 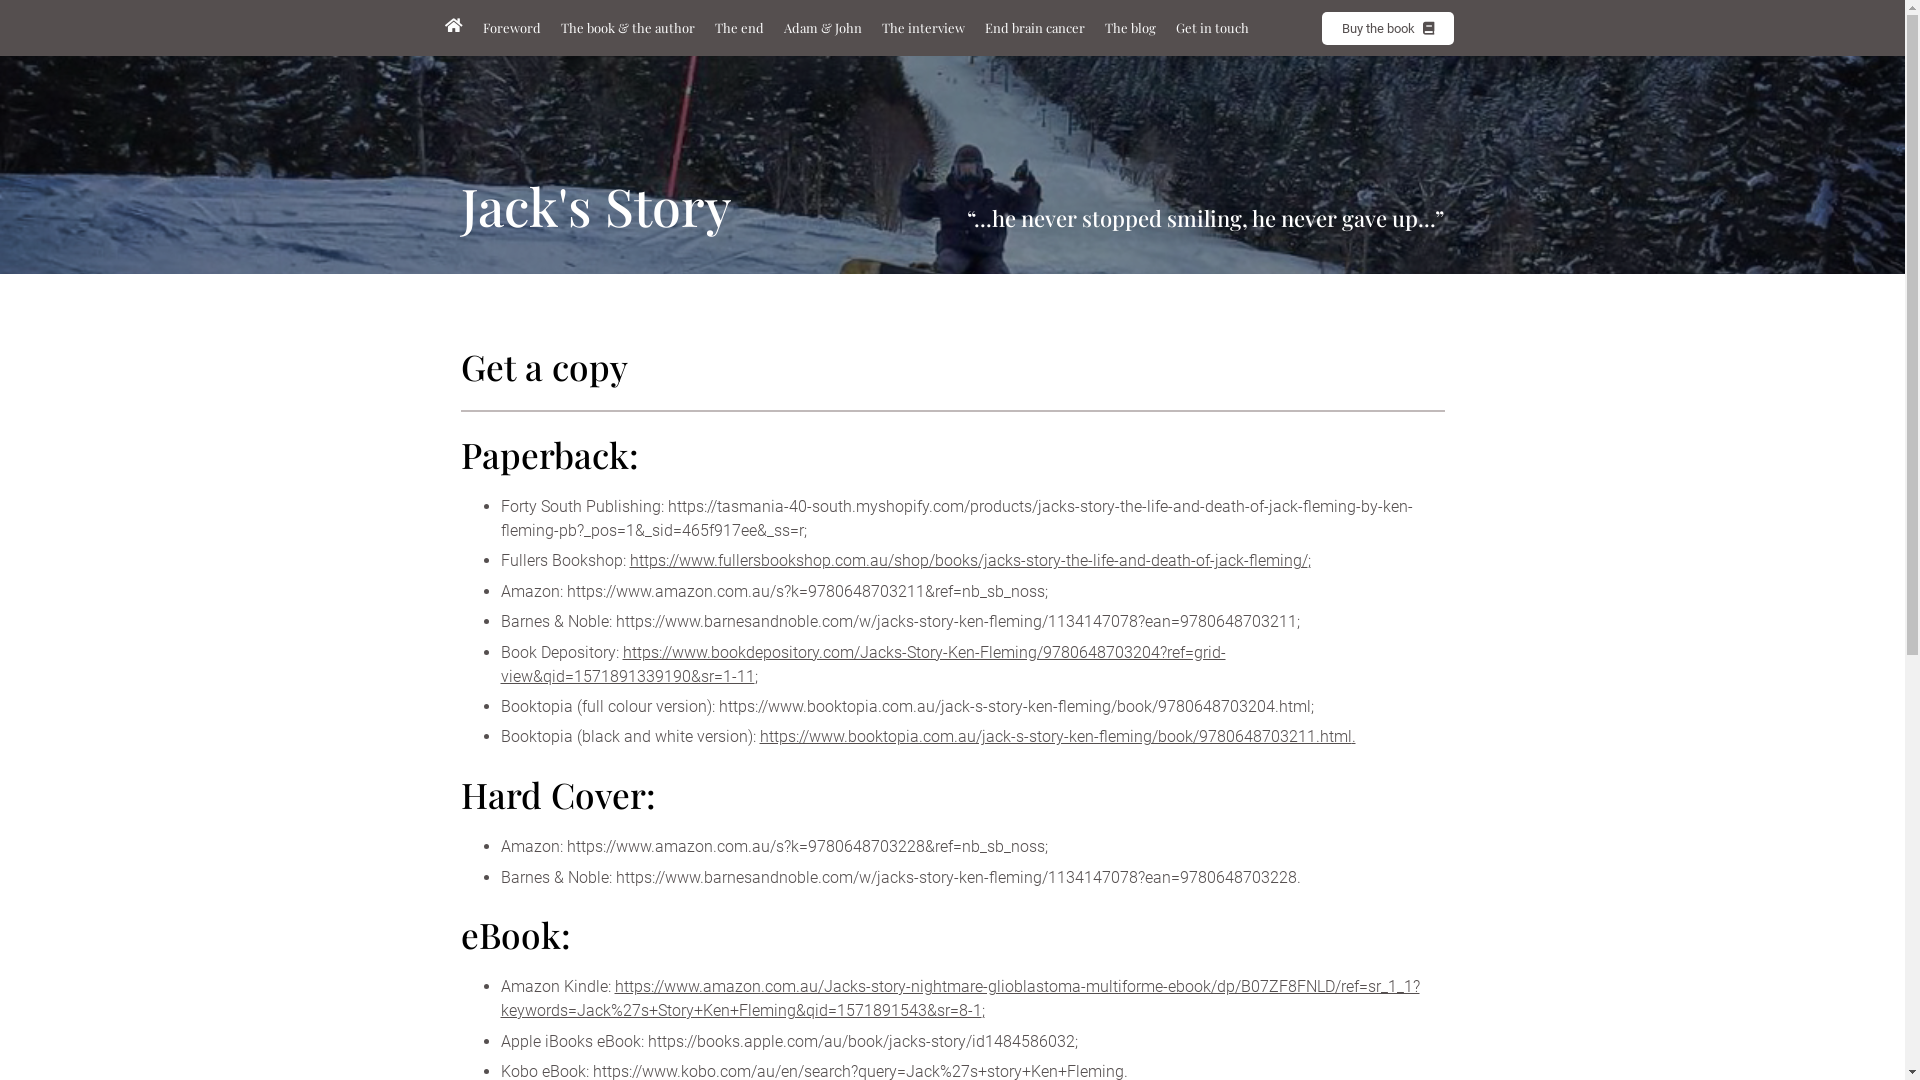 I want to click on 'https://books.apple.com/au/book/jacks-story/id1484586032', so click(x=861, y=1040).